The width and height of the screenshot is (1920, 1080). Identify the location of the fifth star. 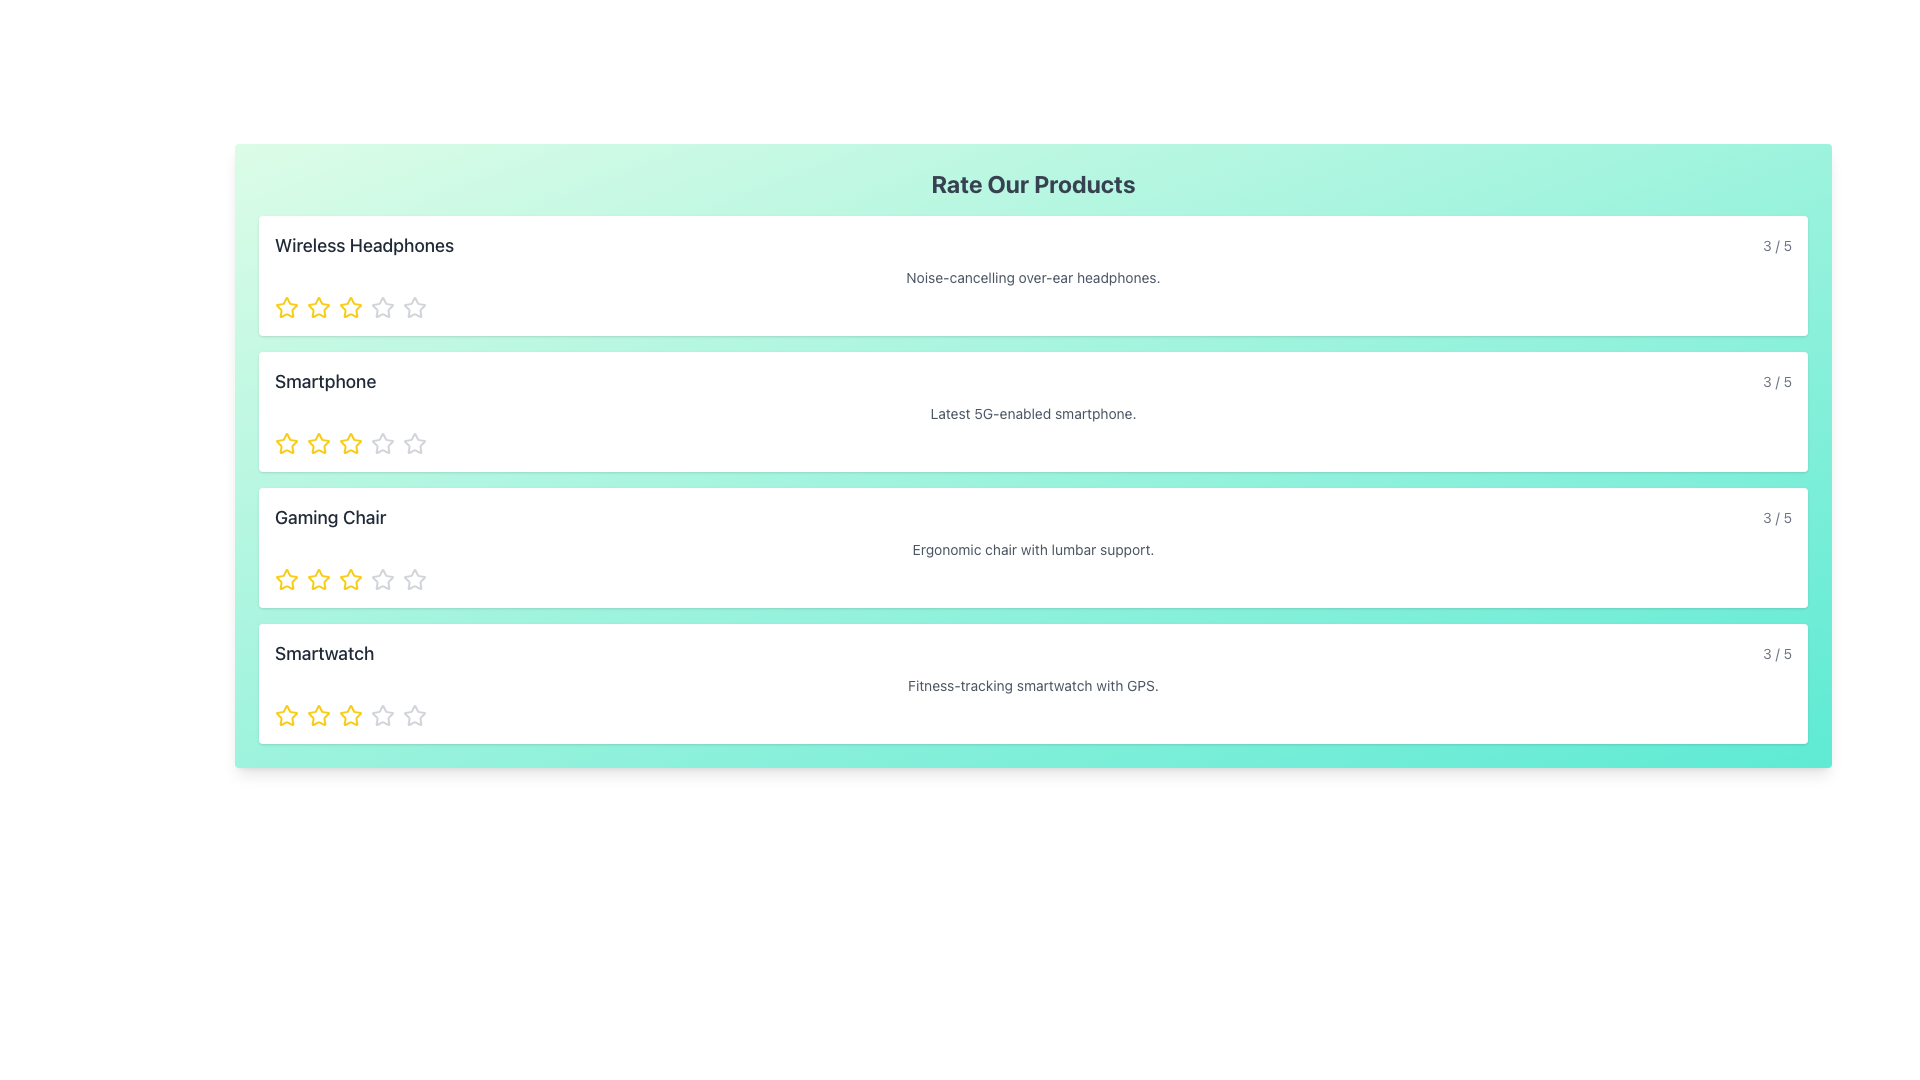
(383, 715).